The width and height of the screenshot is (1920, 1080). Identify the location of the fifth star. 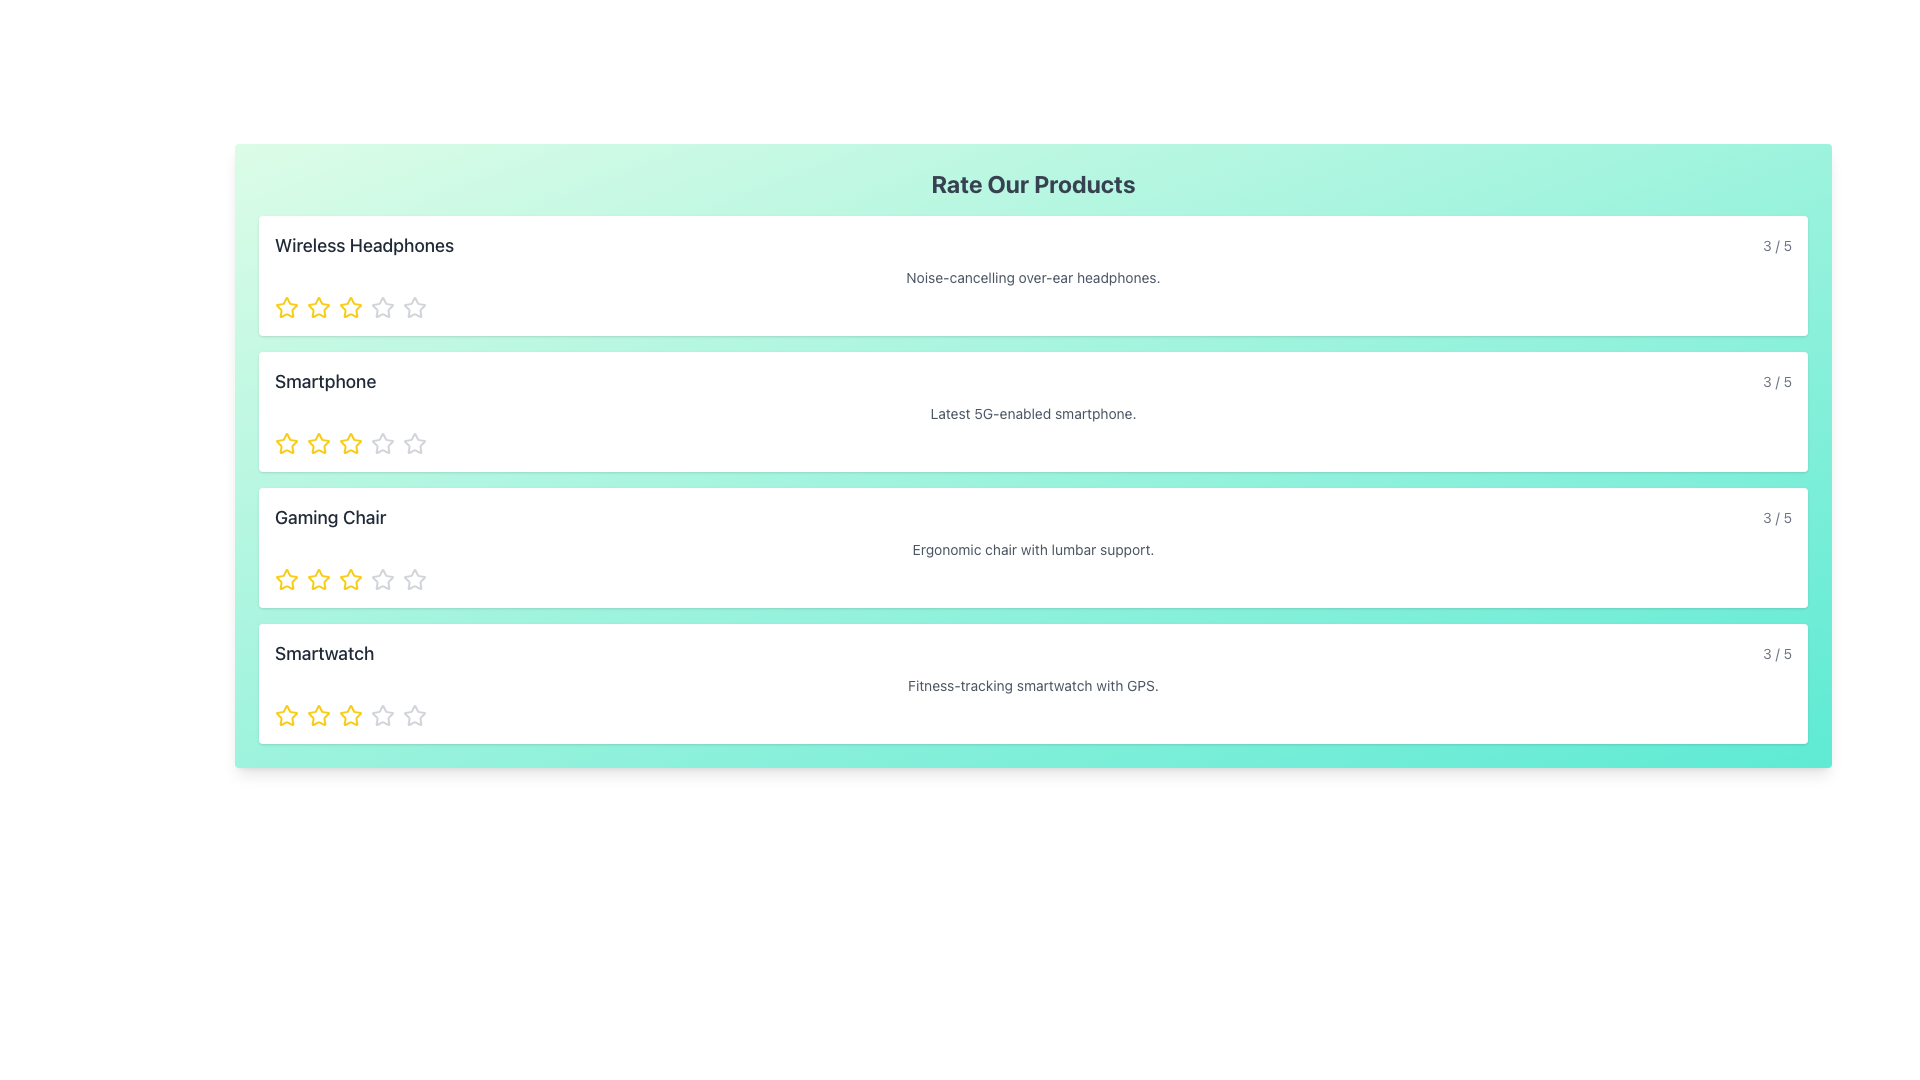
(383, 715).